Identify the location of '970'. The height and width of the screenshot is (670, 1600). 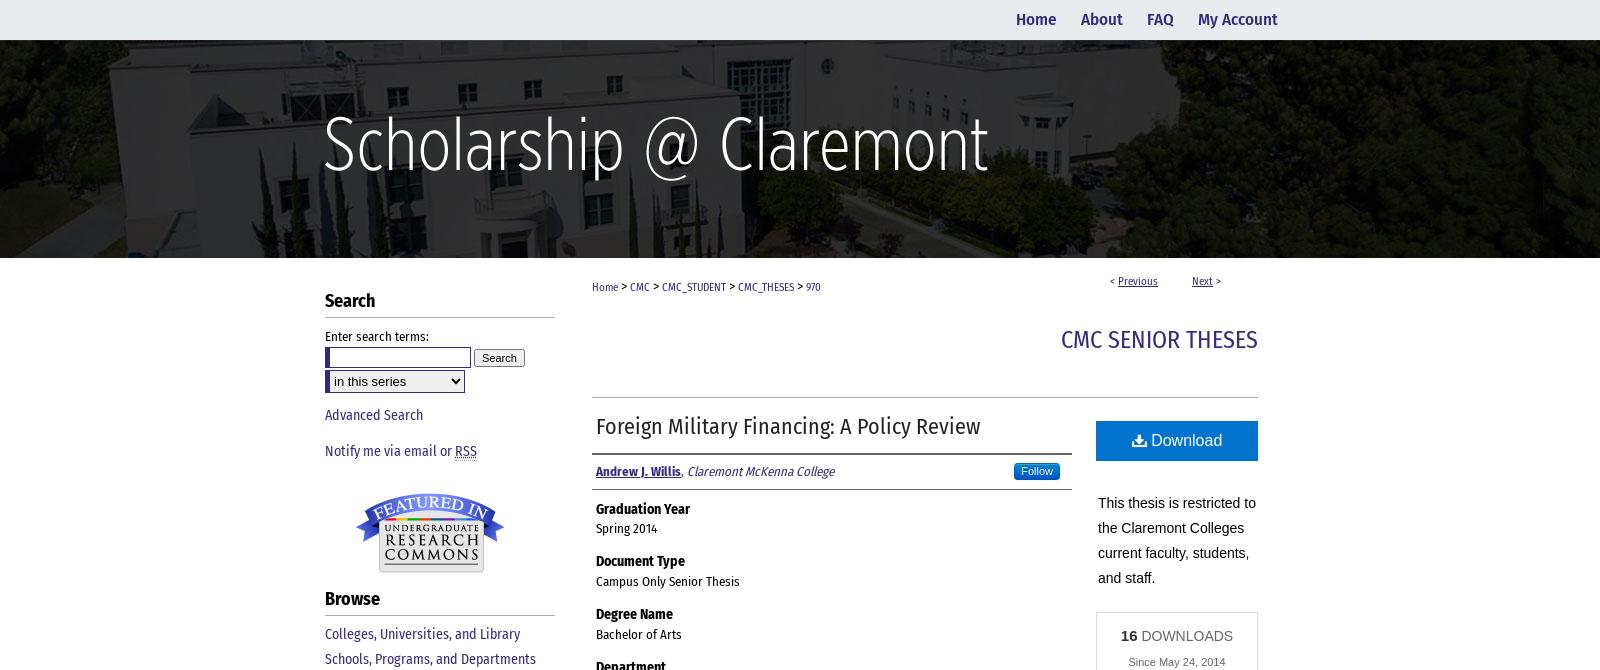
(812, 286).